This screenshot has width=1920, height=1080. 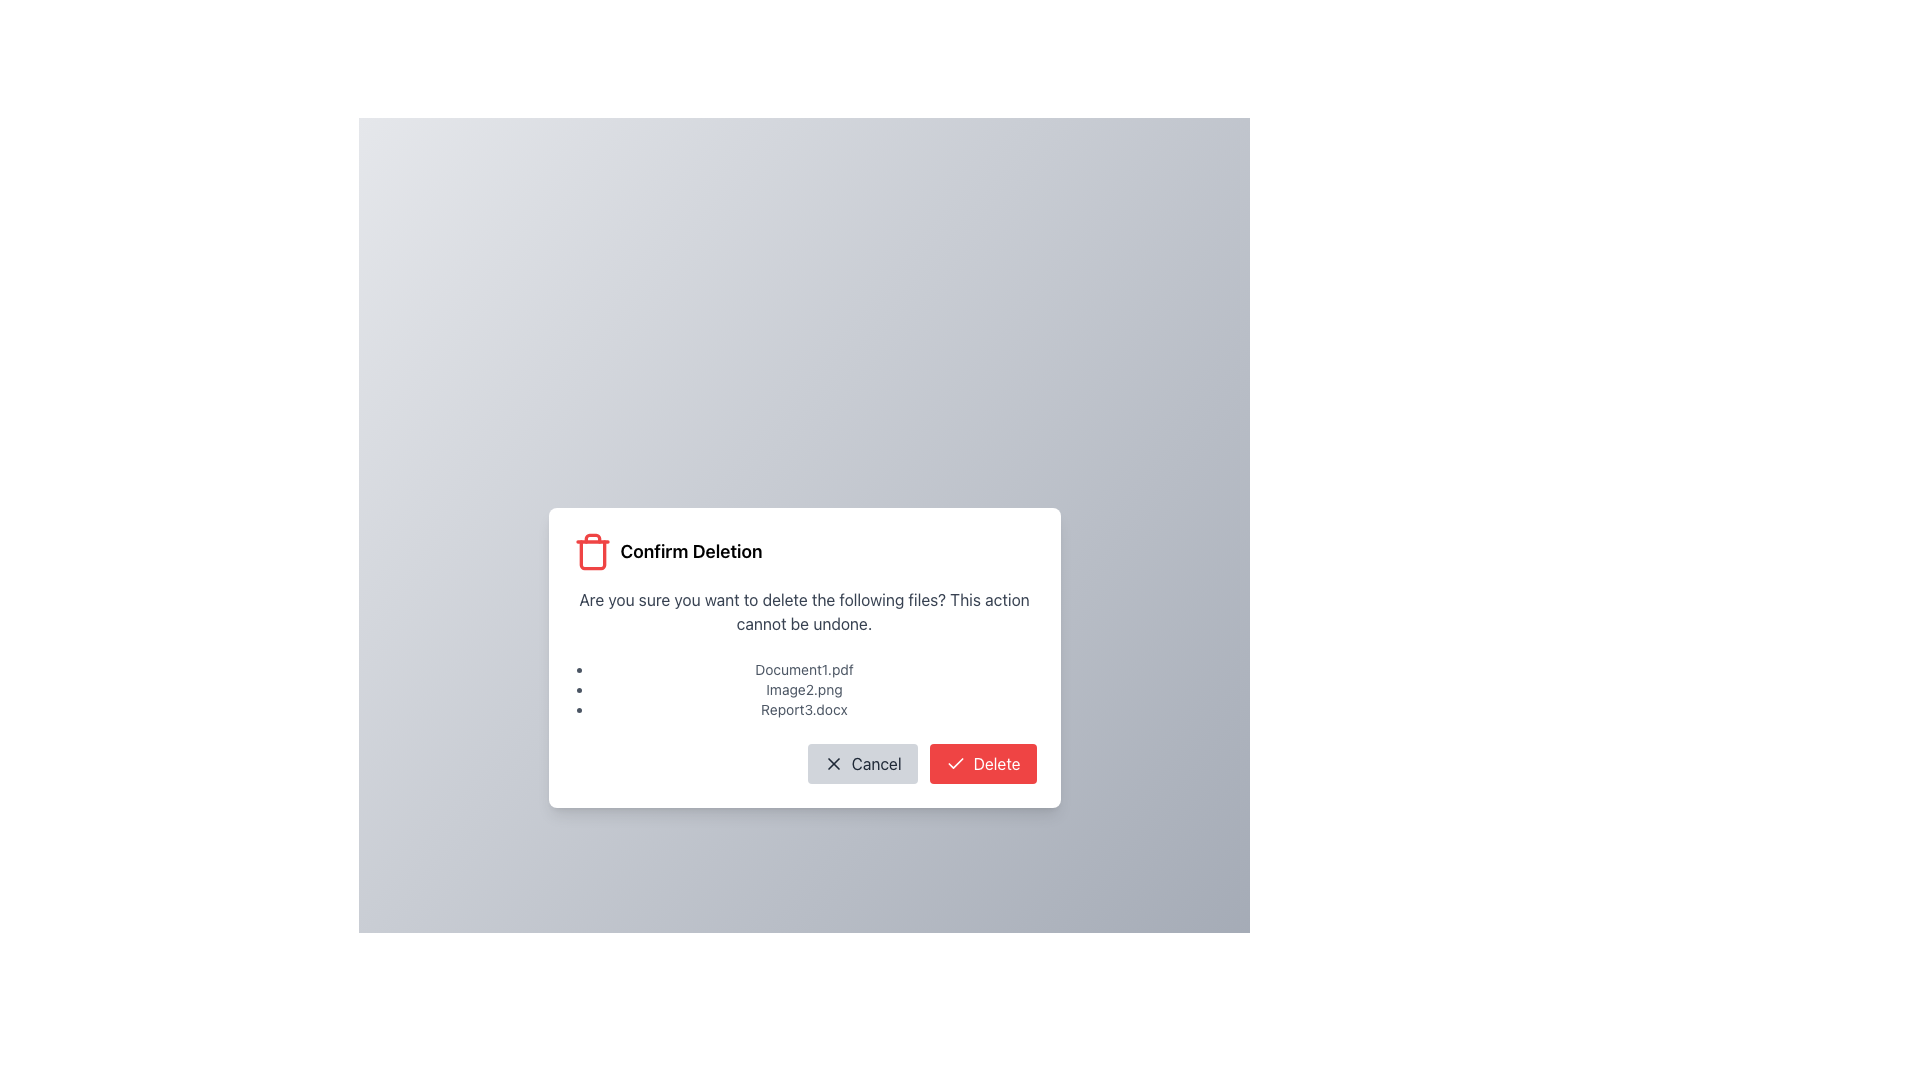 What do you see at coordinates (804, 611) in the screenshot?
I see `the text label stating 'Are you sure you want to delete the following files? This action cannot be undone.' which is located below the title 'Confirm Deletion' and above the listed files` at bounding box center [804, 611].